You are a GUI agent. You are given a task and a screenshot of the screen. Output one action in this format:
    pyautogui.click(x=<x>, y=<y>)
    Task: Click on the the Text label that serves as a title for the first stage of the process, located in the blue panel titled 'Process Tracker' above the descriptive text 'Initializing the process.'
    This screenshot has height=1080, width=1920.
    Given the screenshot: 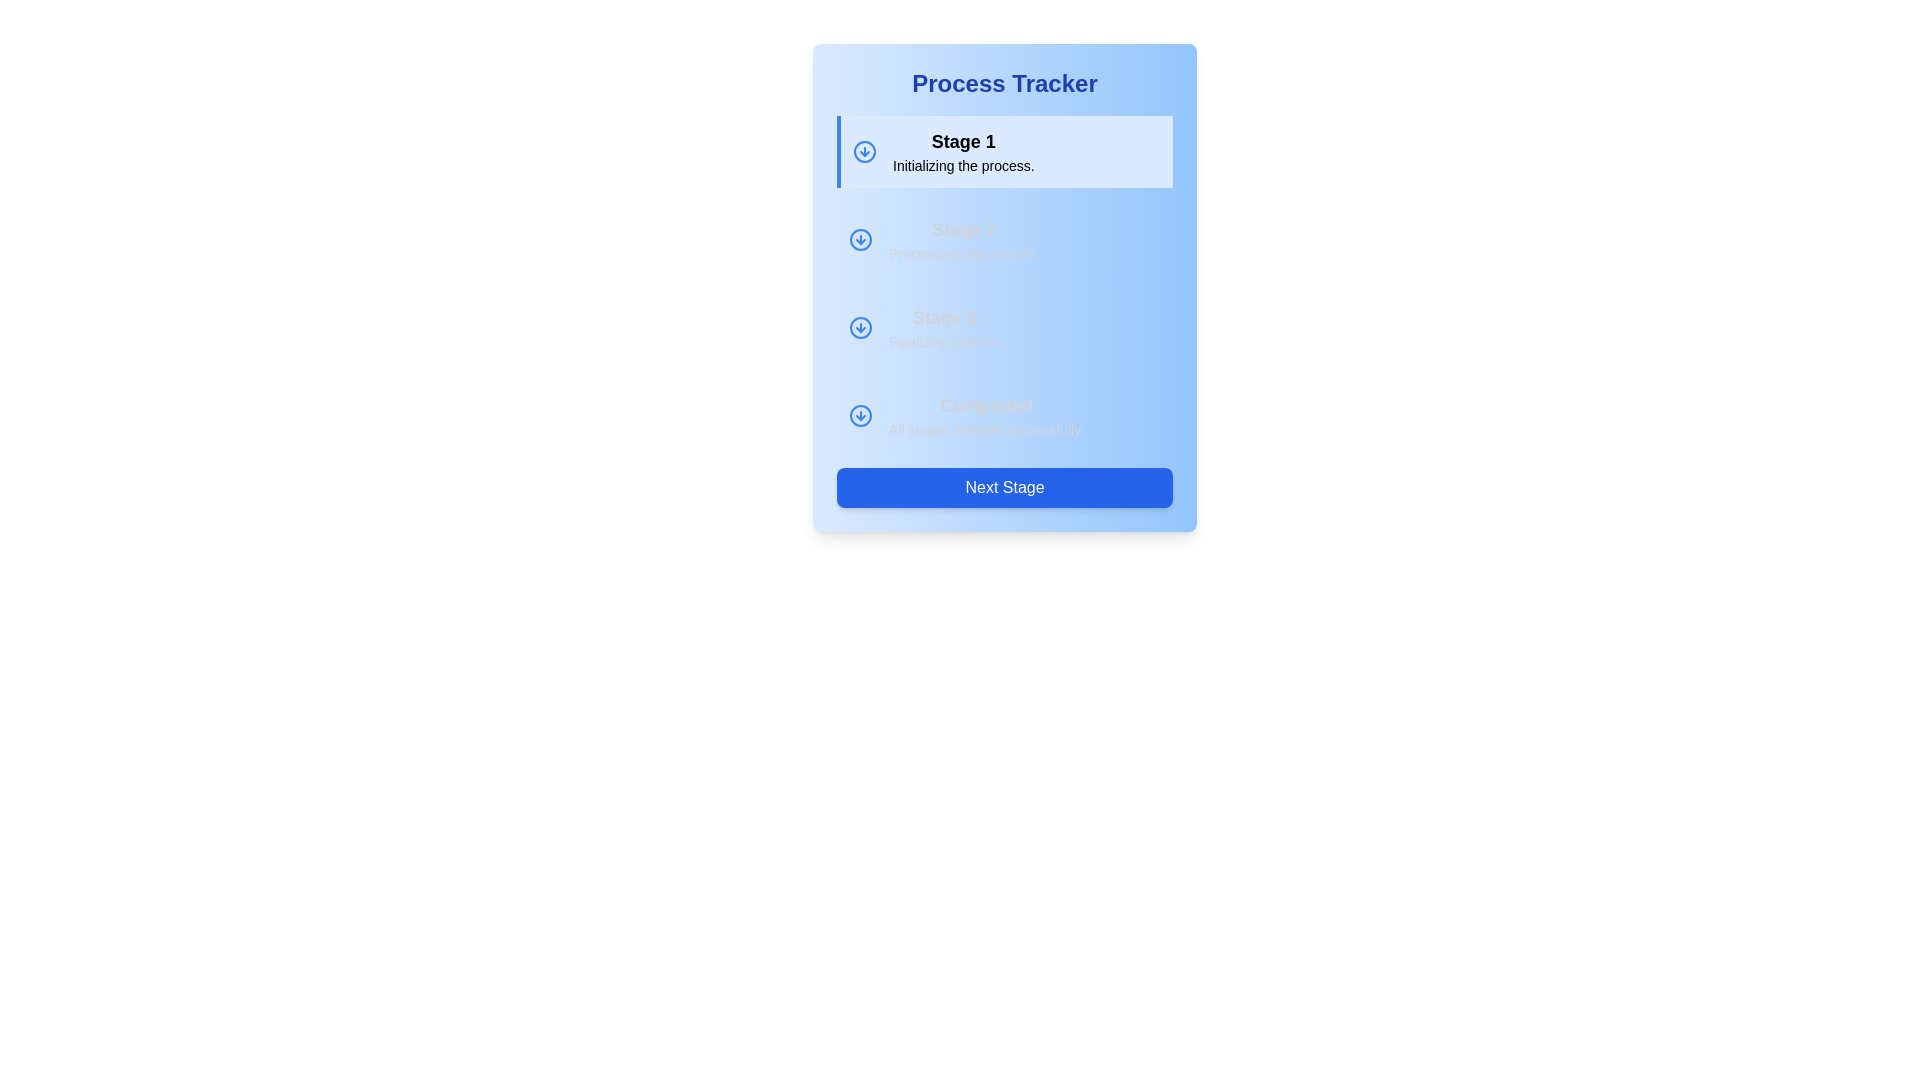 What is the action you would take?
    pyautogui.click(x=963, y=141)
    